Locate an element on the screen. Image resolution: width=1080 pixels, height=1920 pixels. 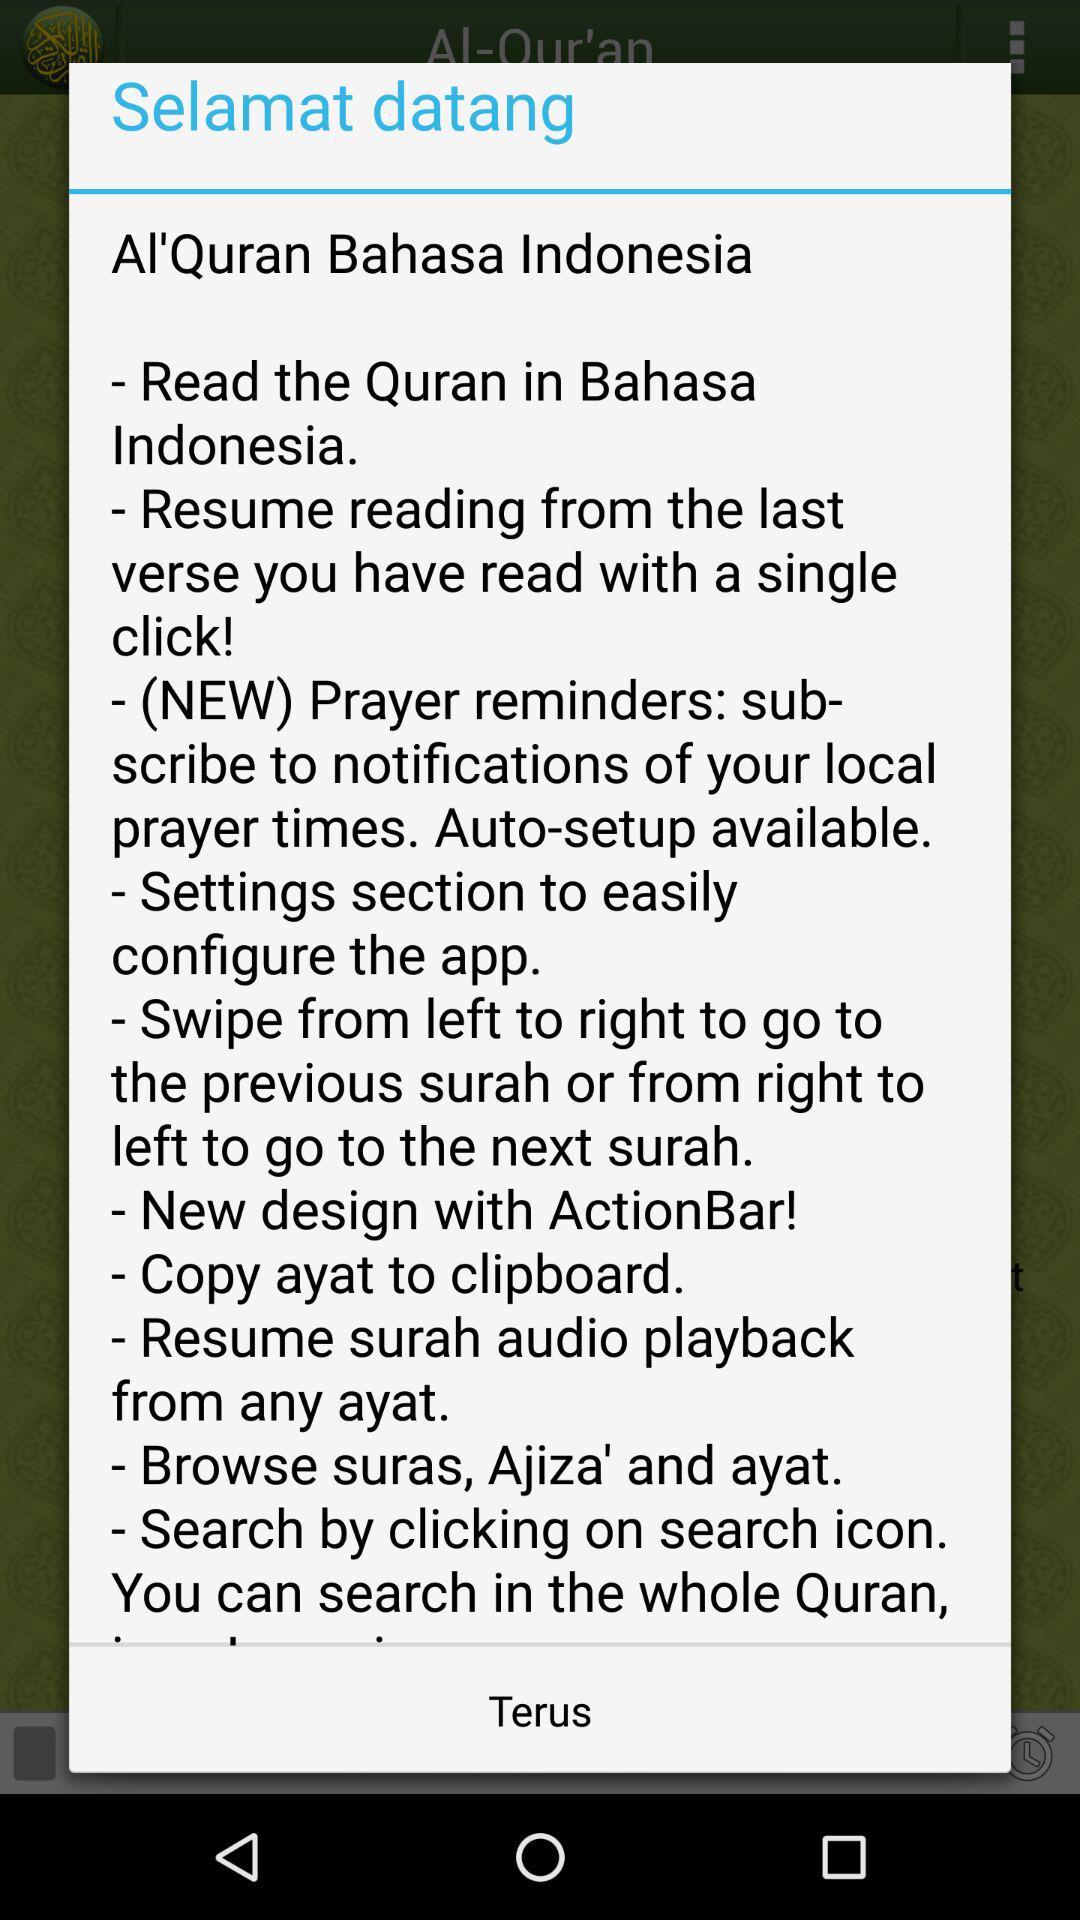
app below the al quran bahasa app is located at coordinates (540, 1708).